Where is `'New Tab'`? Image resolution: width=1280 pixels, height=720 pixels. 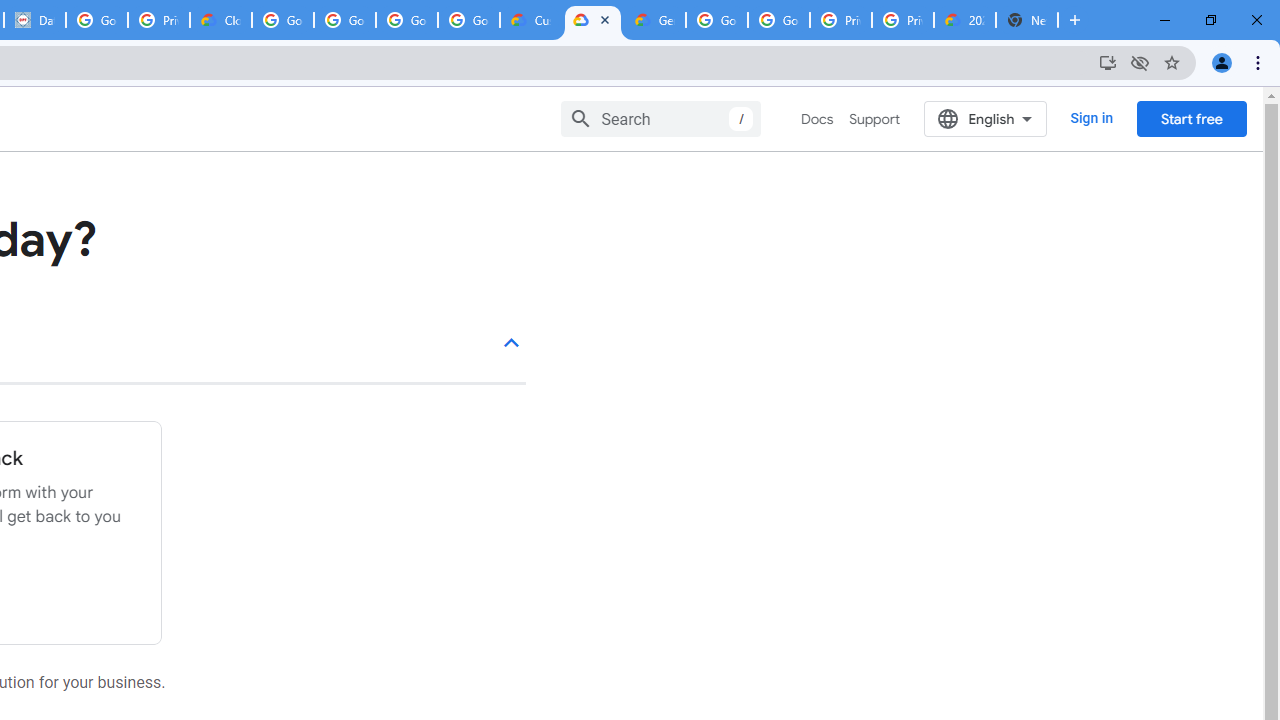 'New Tab' is located at coordinates (1027, 20).